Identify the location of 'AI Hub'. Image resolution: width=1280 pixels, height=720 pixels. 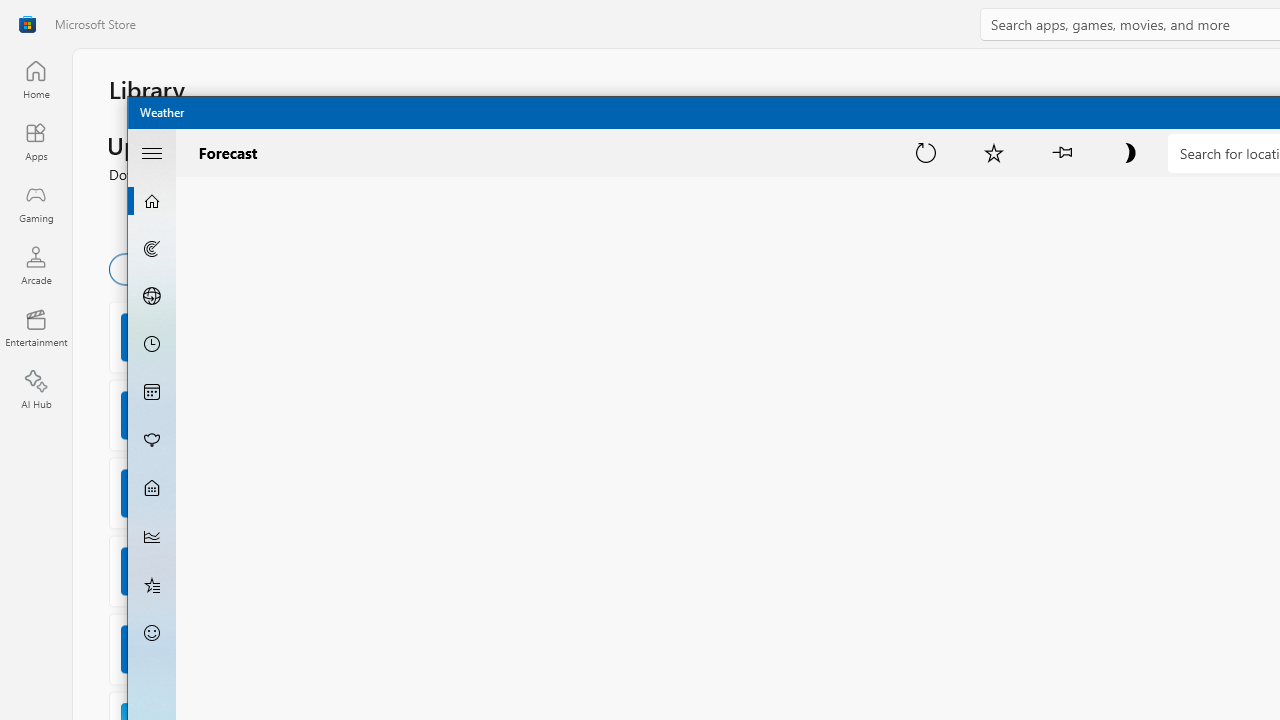
(35, 390).